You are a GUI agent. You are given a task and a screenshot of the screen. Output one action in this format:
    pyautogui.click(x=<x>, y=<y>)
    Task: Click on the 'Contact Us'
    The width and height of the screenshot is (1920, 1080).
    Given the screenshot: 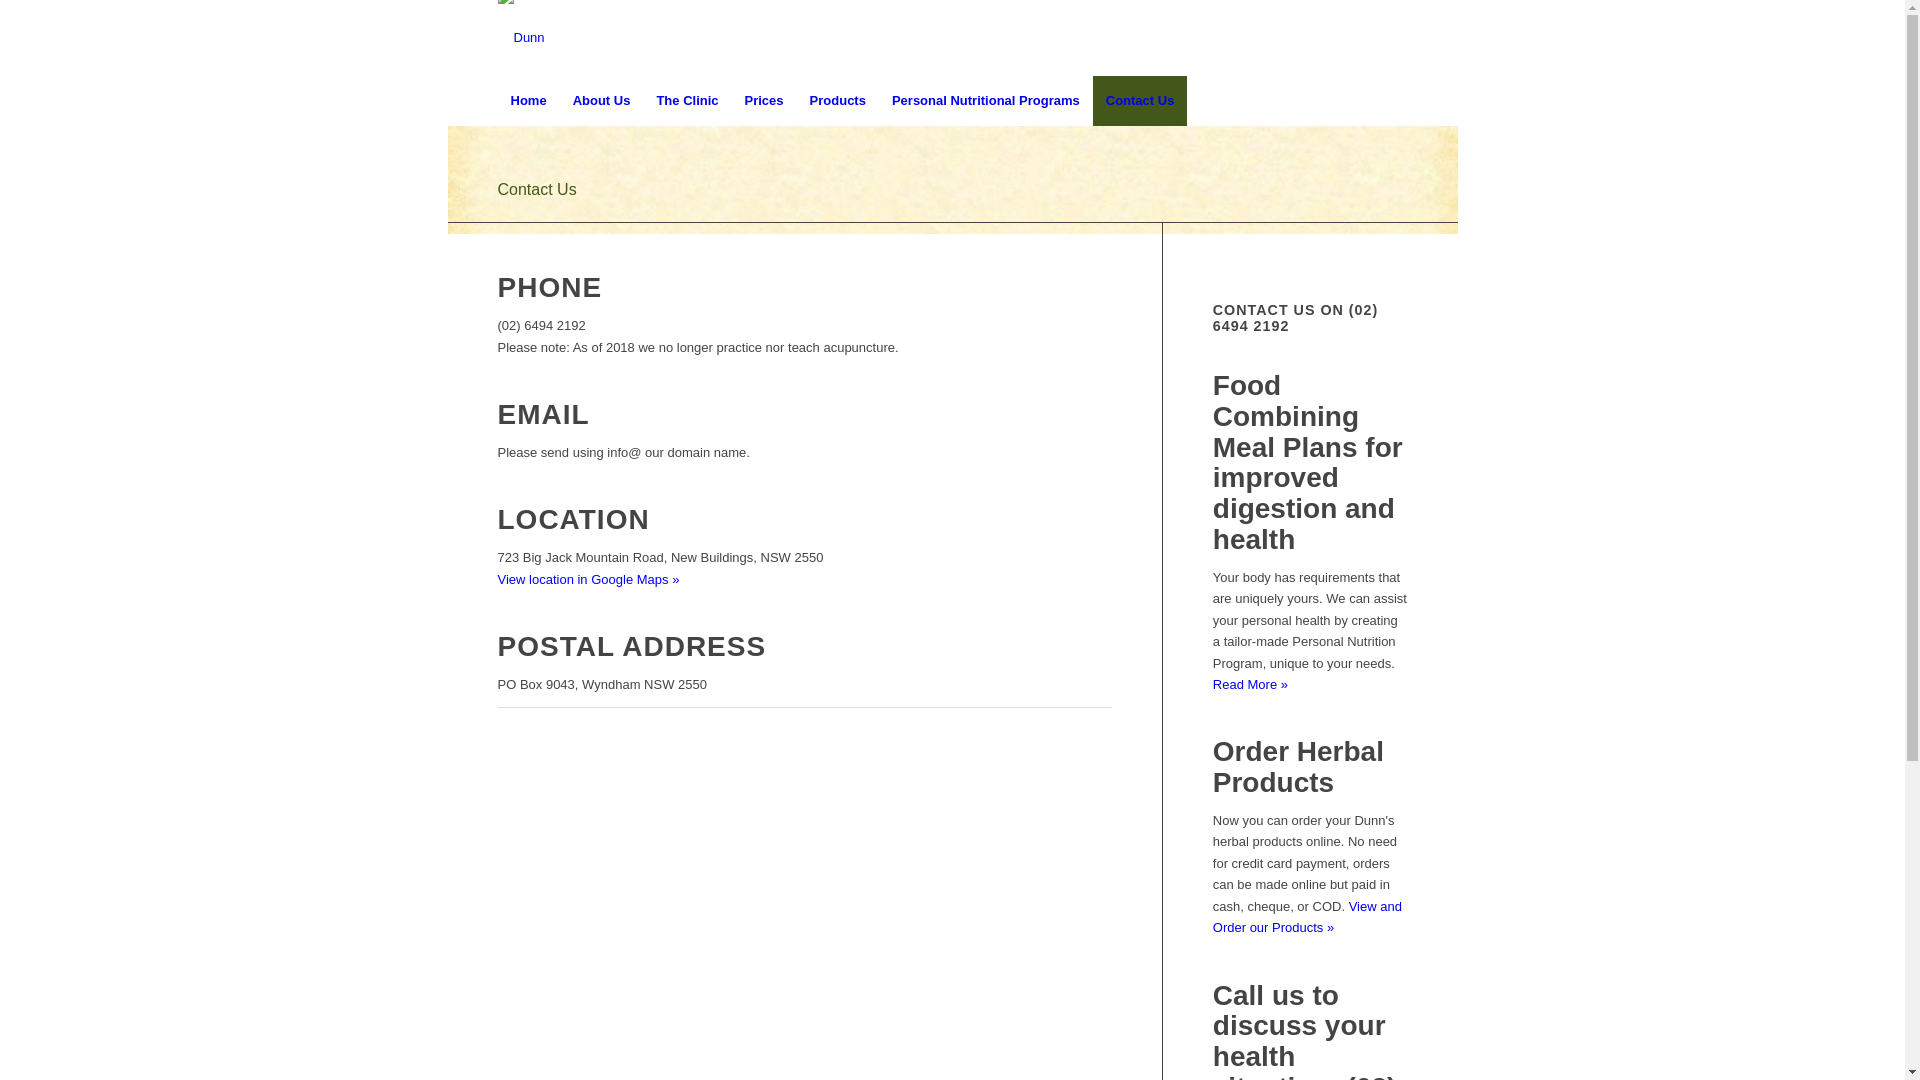 What is the action you would take?
    pyautogui.click(x=1140, y=100)
    